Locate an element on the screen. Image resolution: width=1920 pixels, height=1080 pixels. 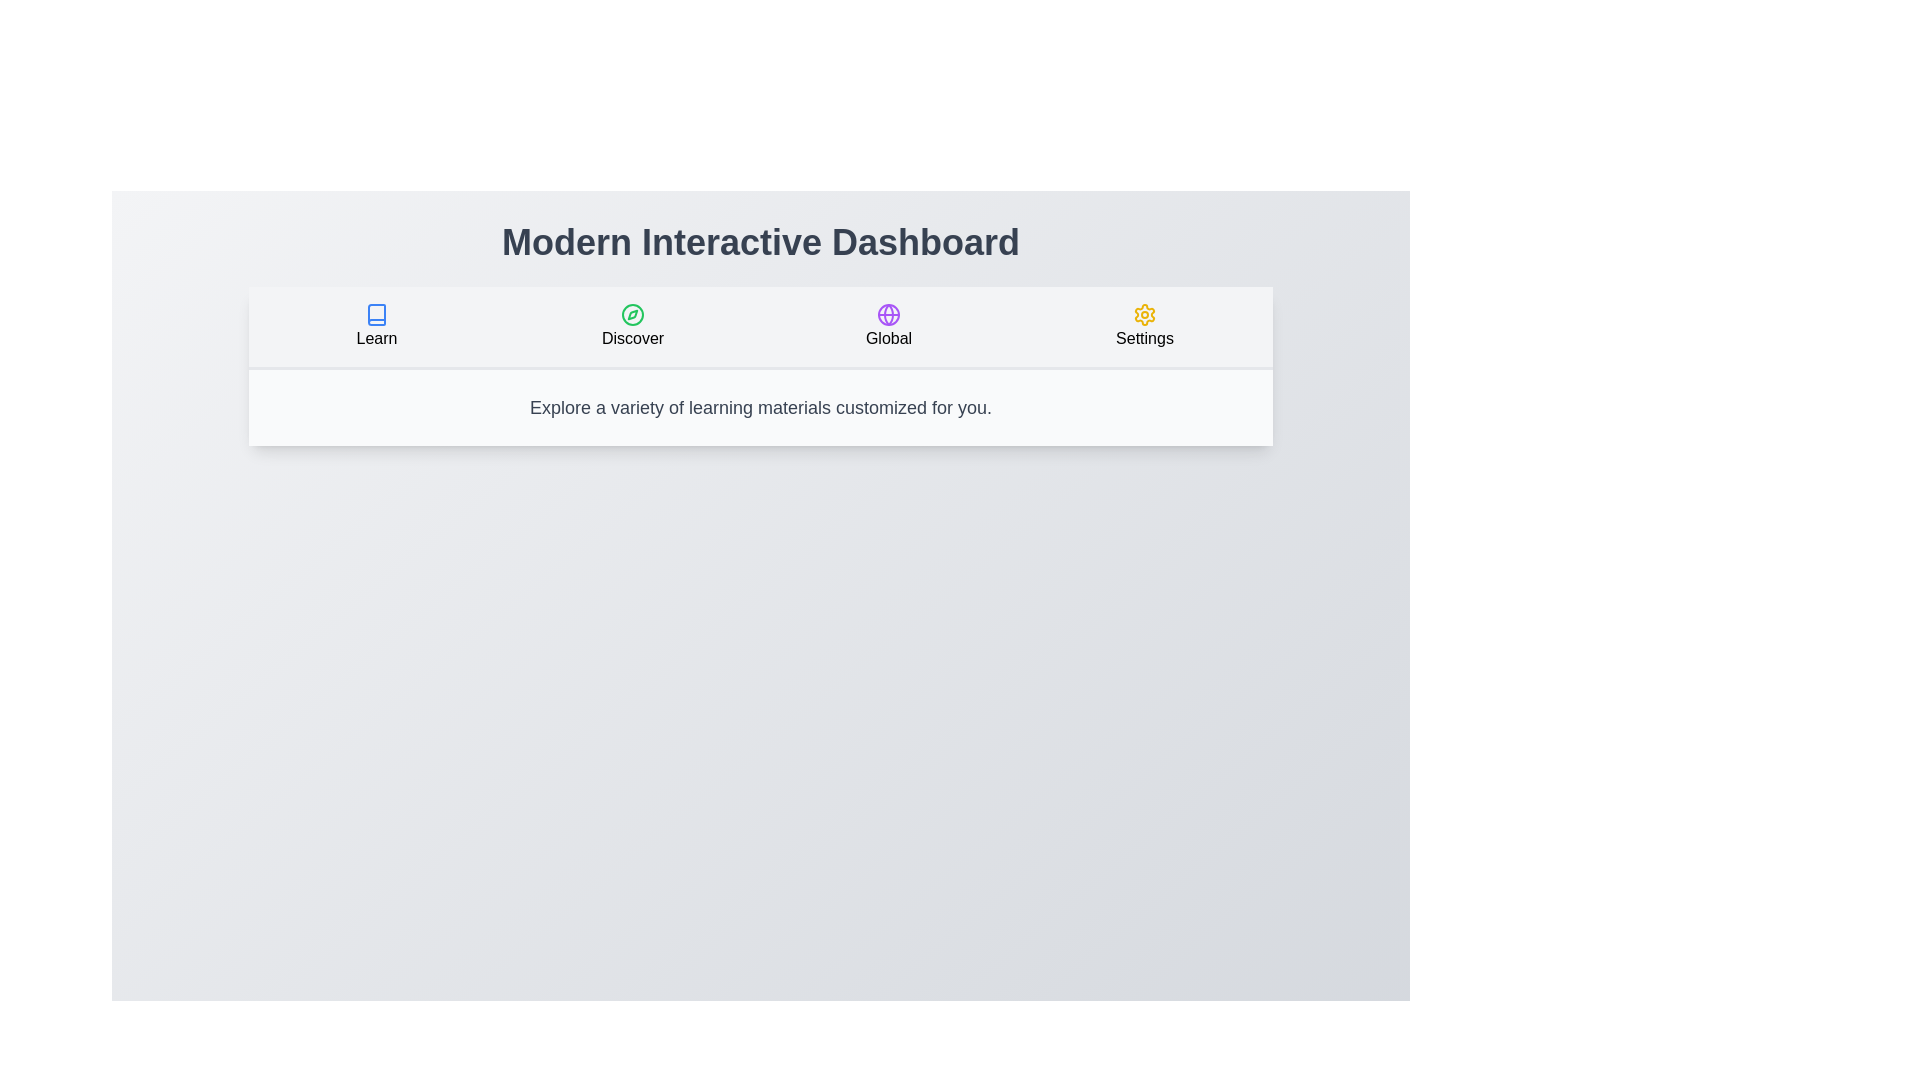
the blue book icon representing the 'Learn' functionality located at the top left section of the interface, which is above the 'Learn' text is located at coordinates (377, 315).